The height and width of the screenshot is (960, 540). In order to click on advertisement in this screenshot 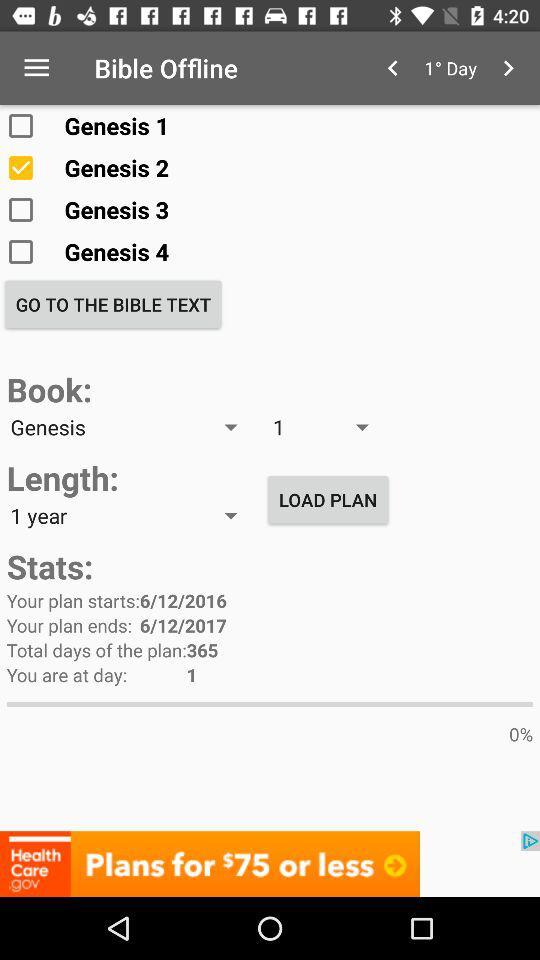, I will do `click(270, 863)`.